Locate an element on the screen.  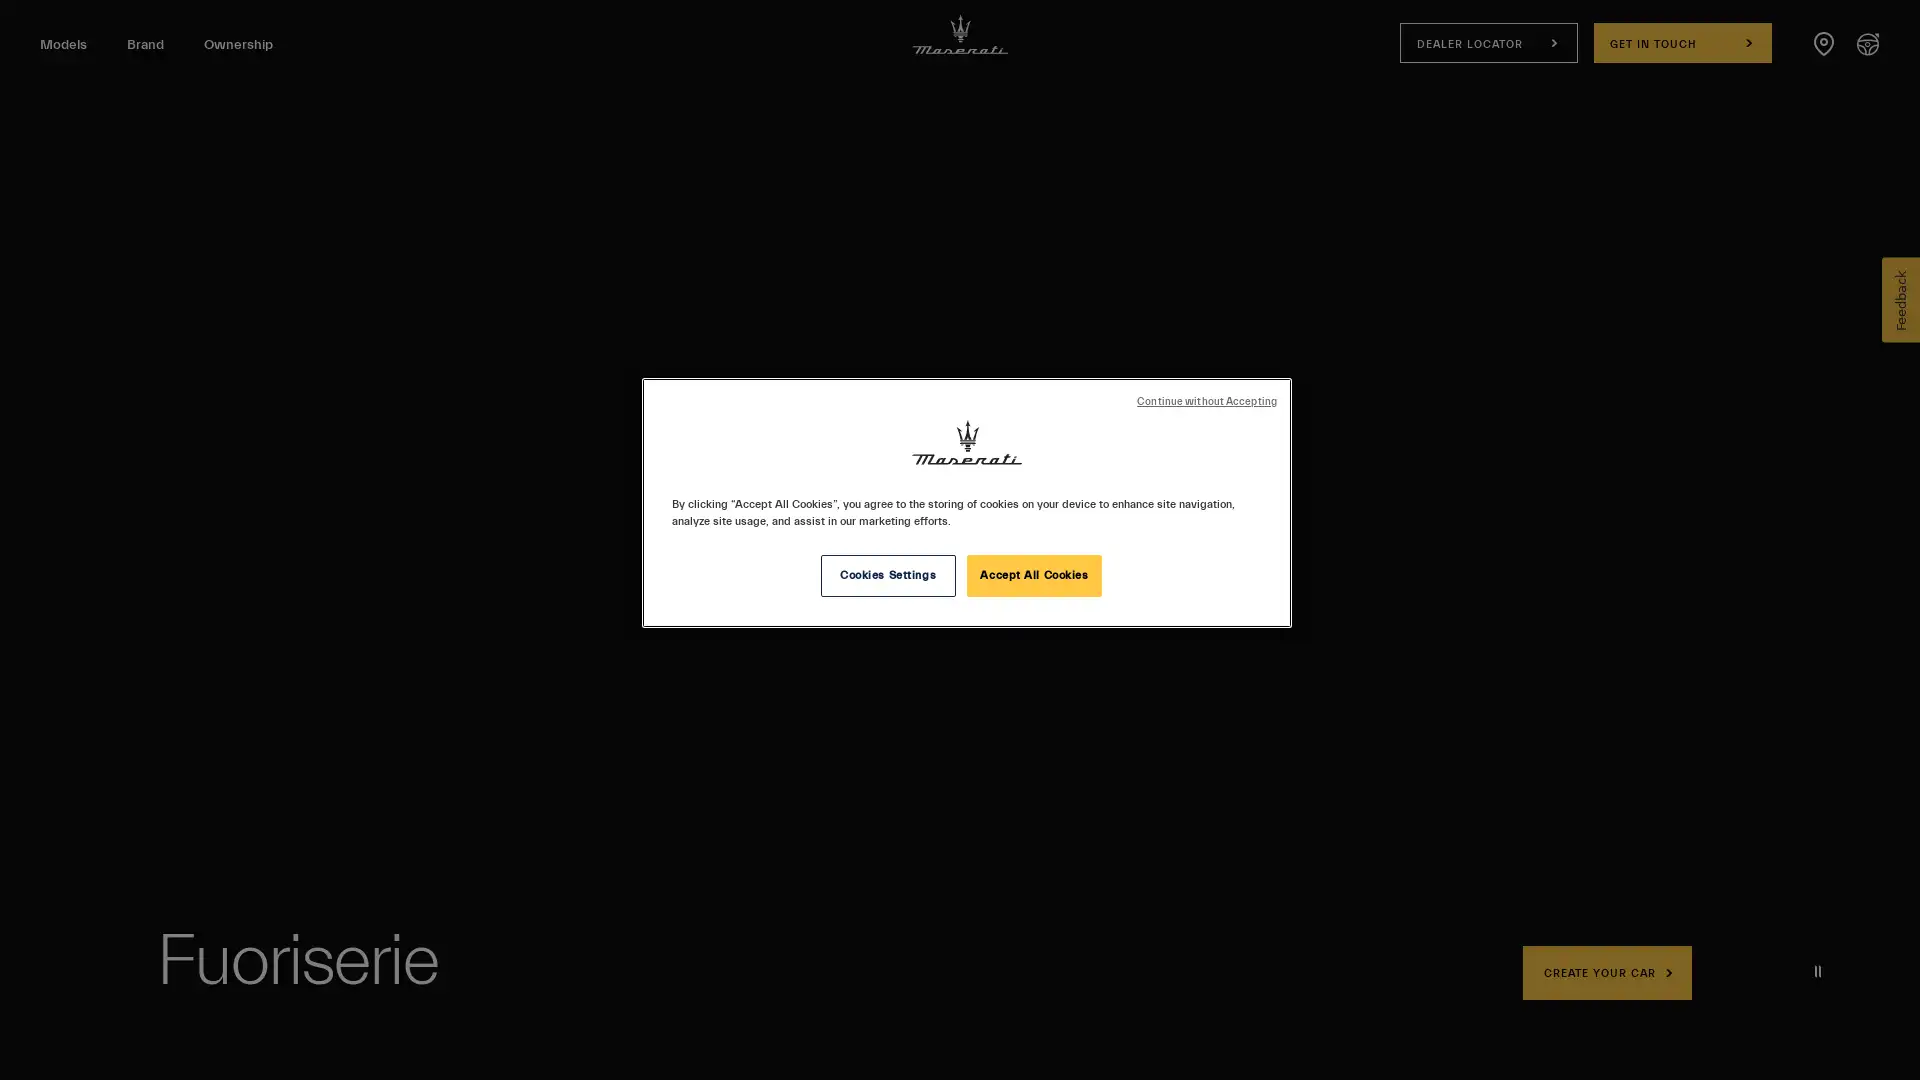
Accept All Cookies is located at coordinates (1034, 575).